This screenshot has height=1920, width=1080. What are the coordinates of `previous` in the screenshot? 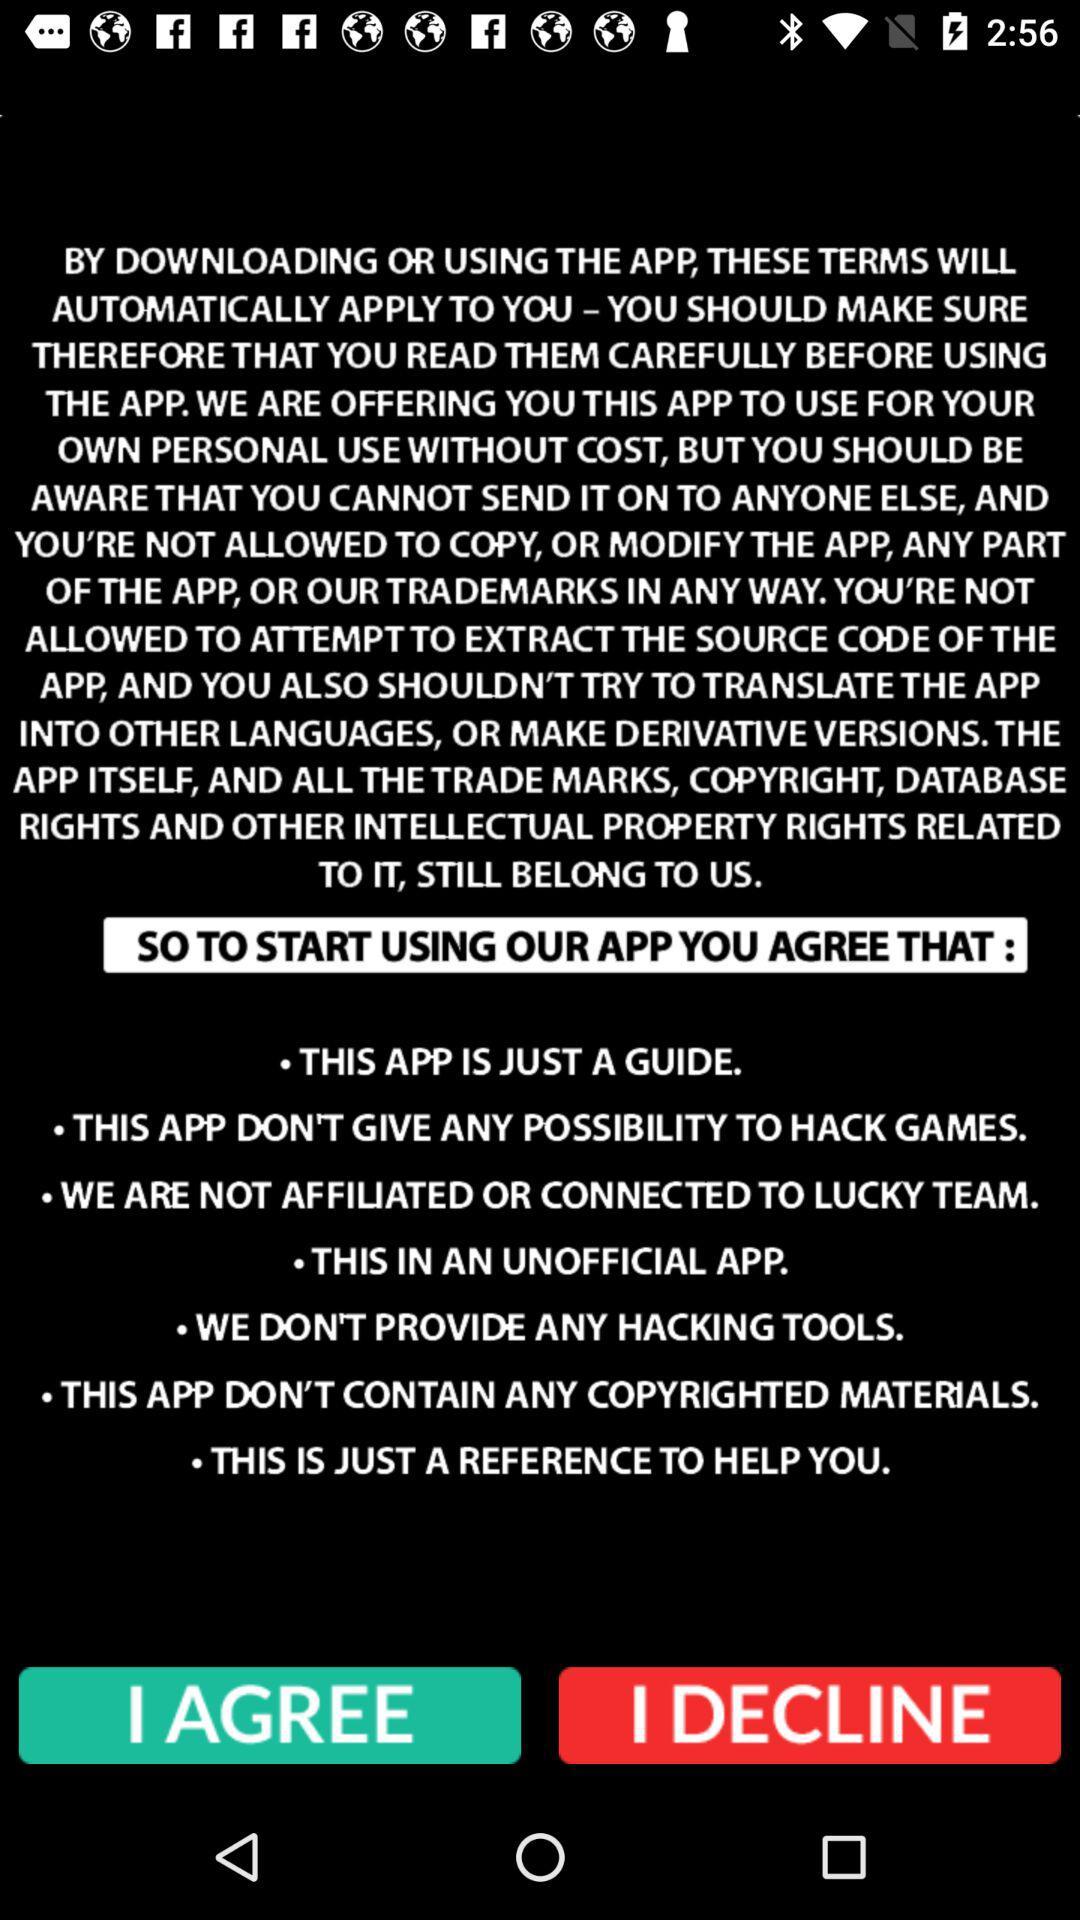 It's located at (810, 1715).